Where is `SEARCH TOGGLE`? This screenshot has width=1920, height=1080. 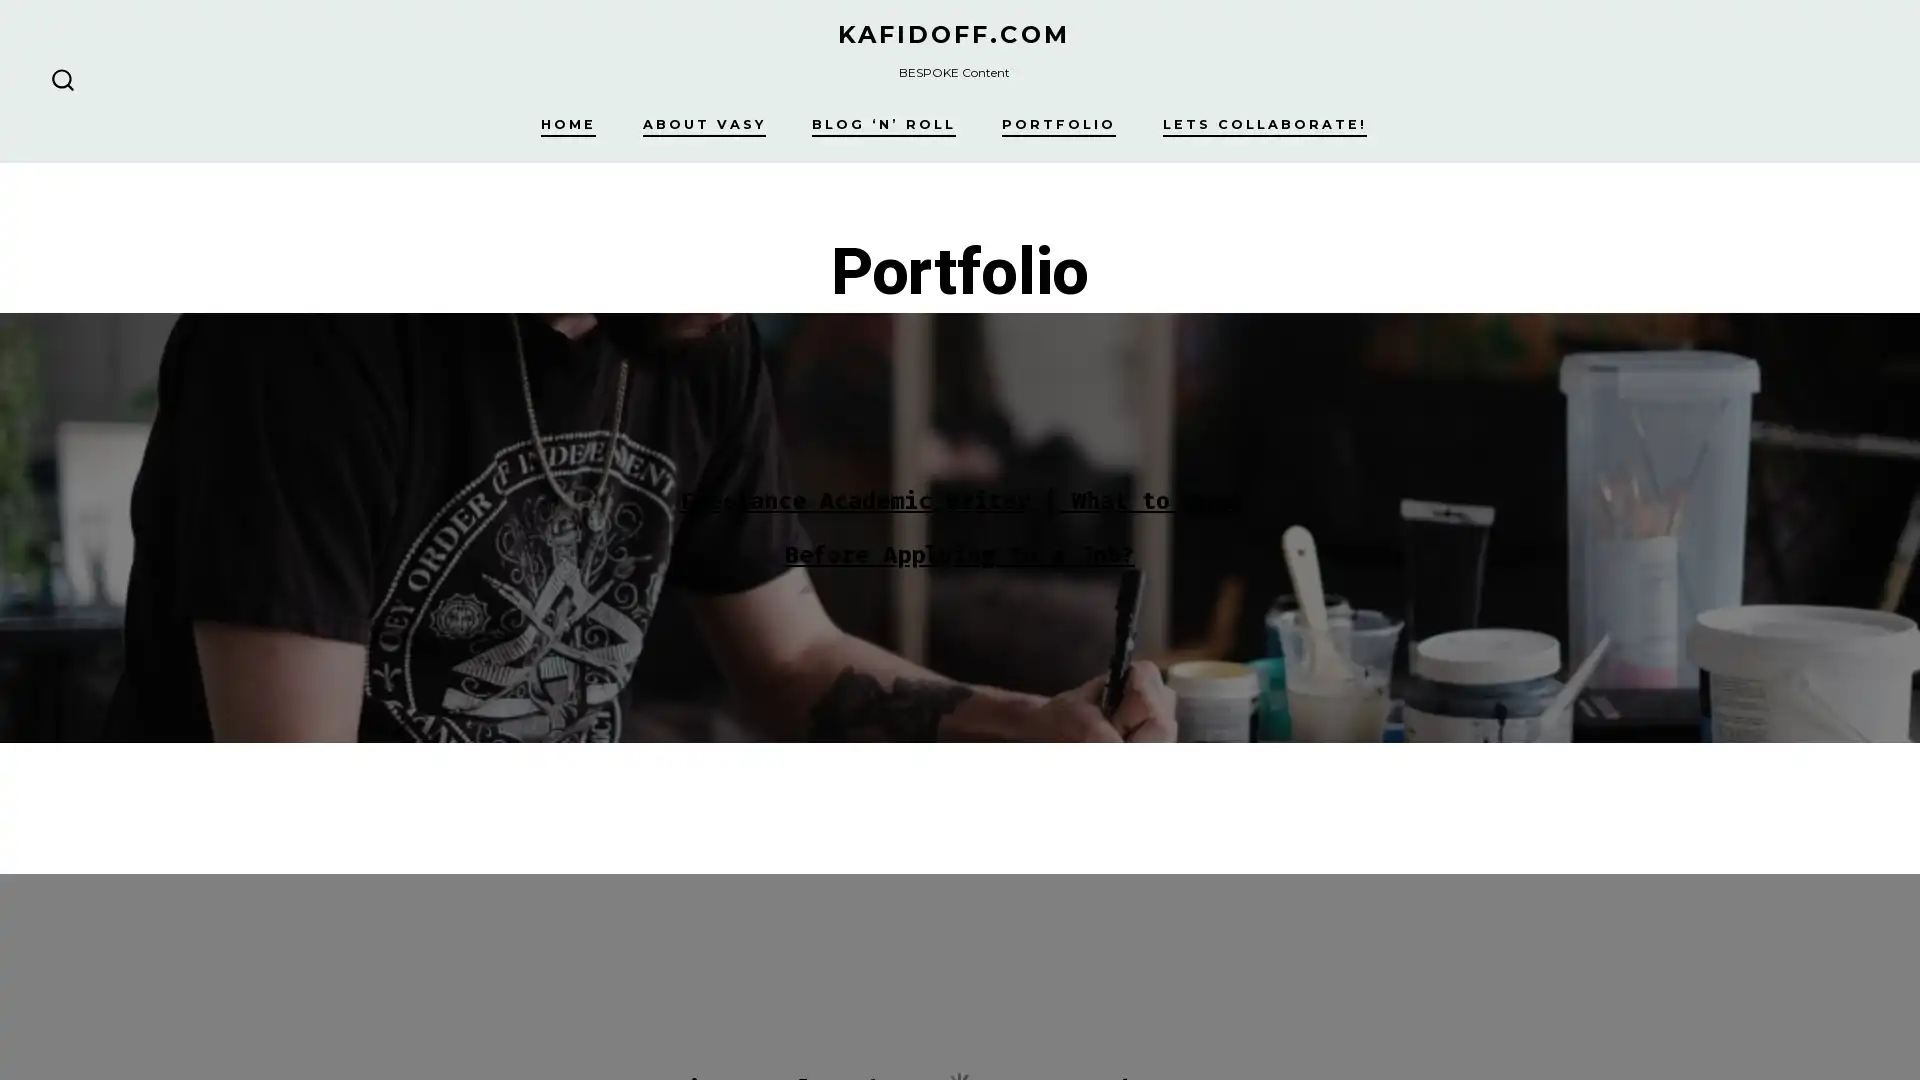
SEARCH TOGGLE is located at coordinates (62, 80).